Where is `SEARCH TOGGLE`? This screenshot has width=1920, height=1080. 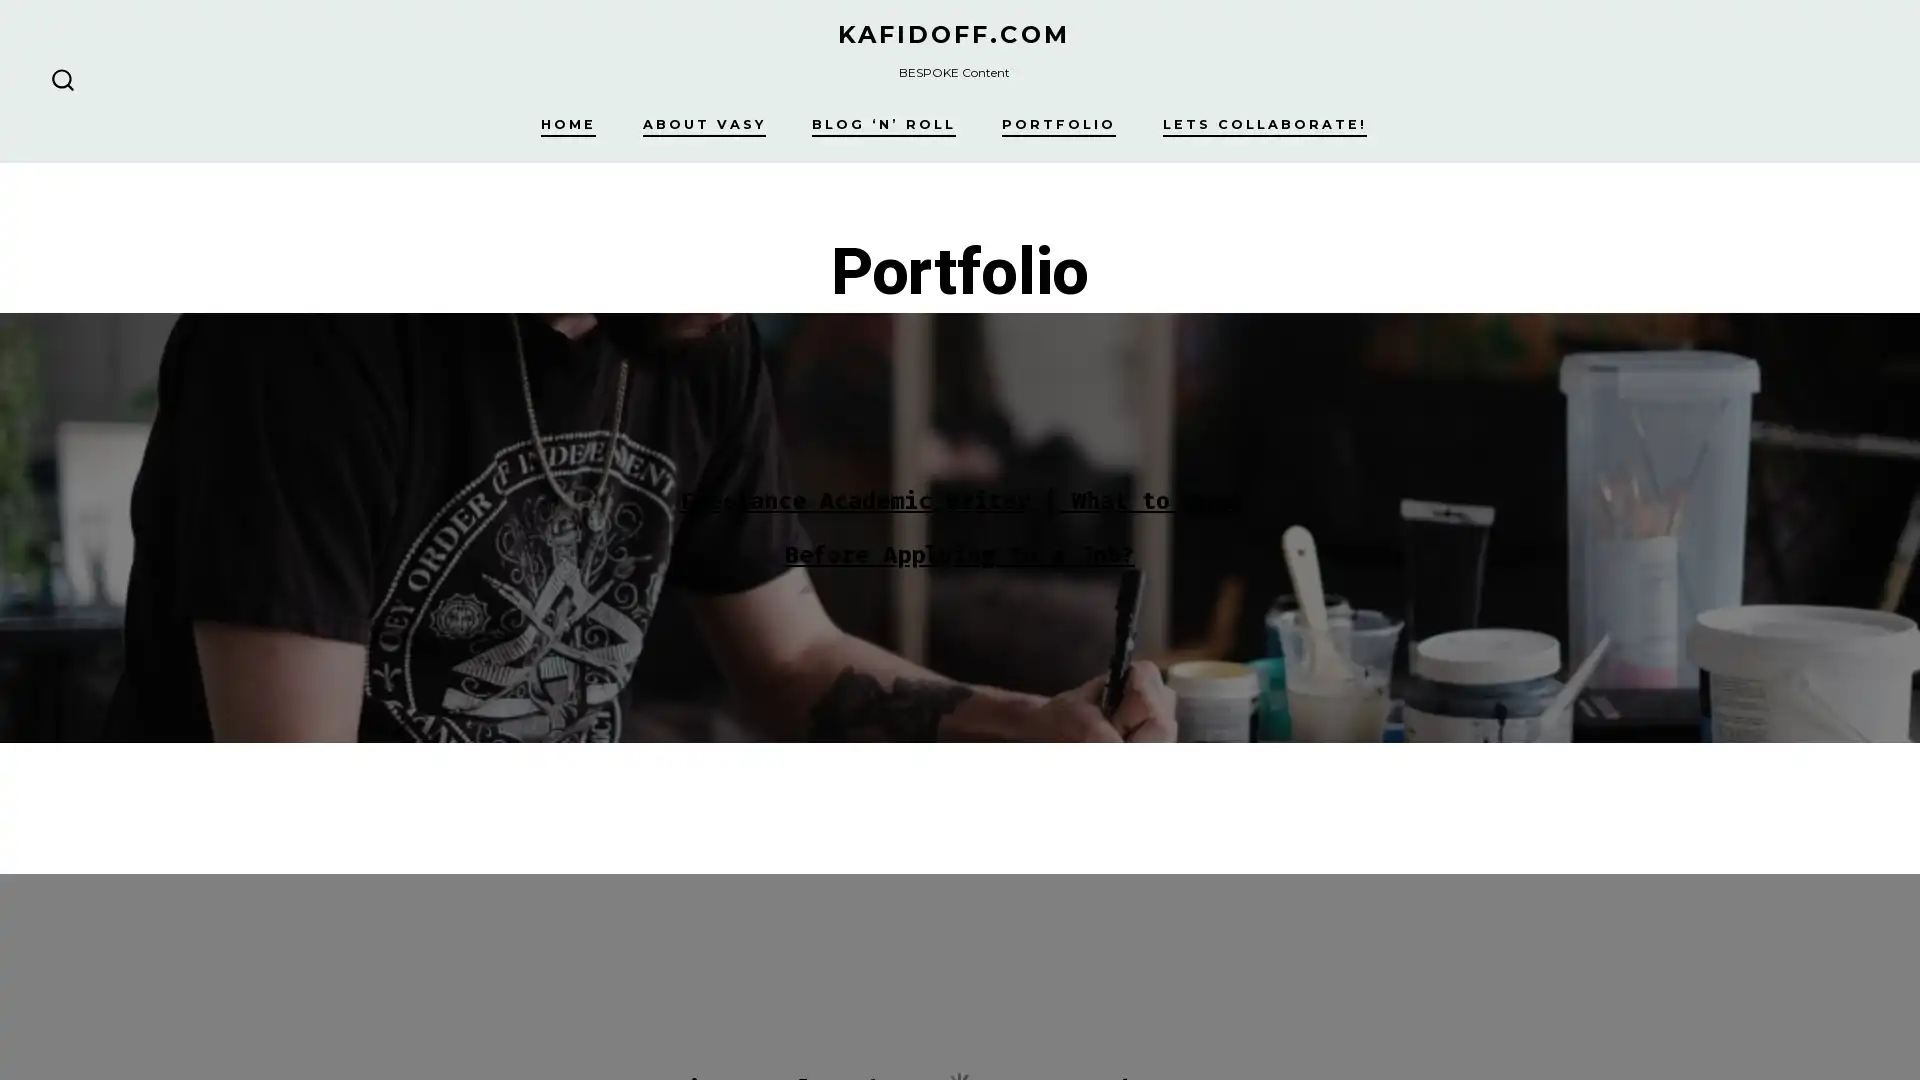
SEARCH TOGGLE is located at coordinates (62, 80).